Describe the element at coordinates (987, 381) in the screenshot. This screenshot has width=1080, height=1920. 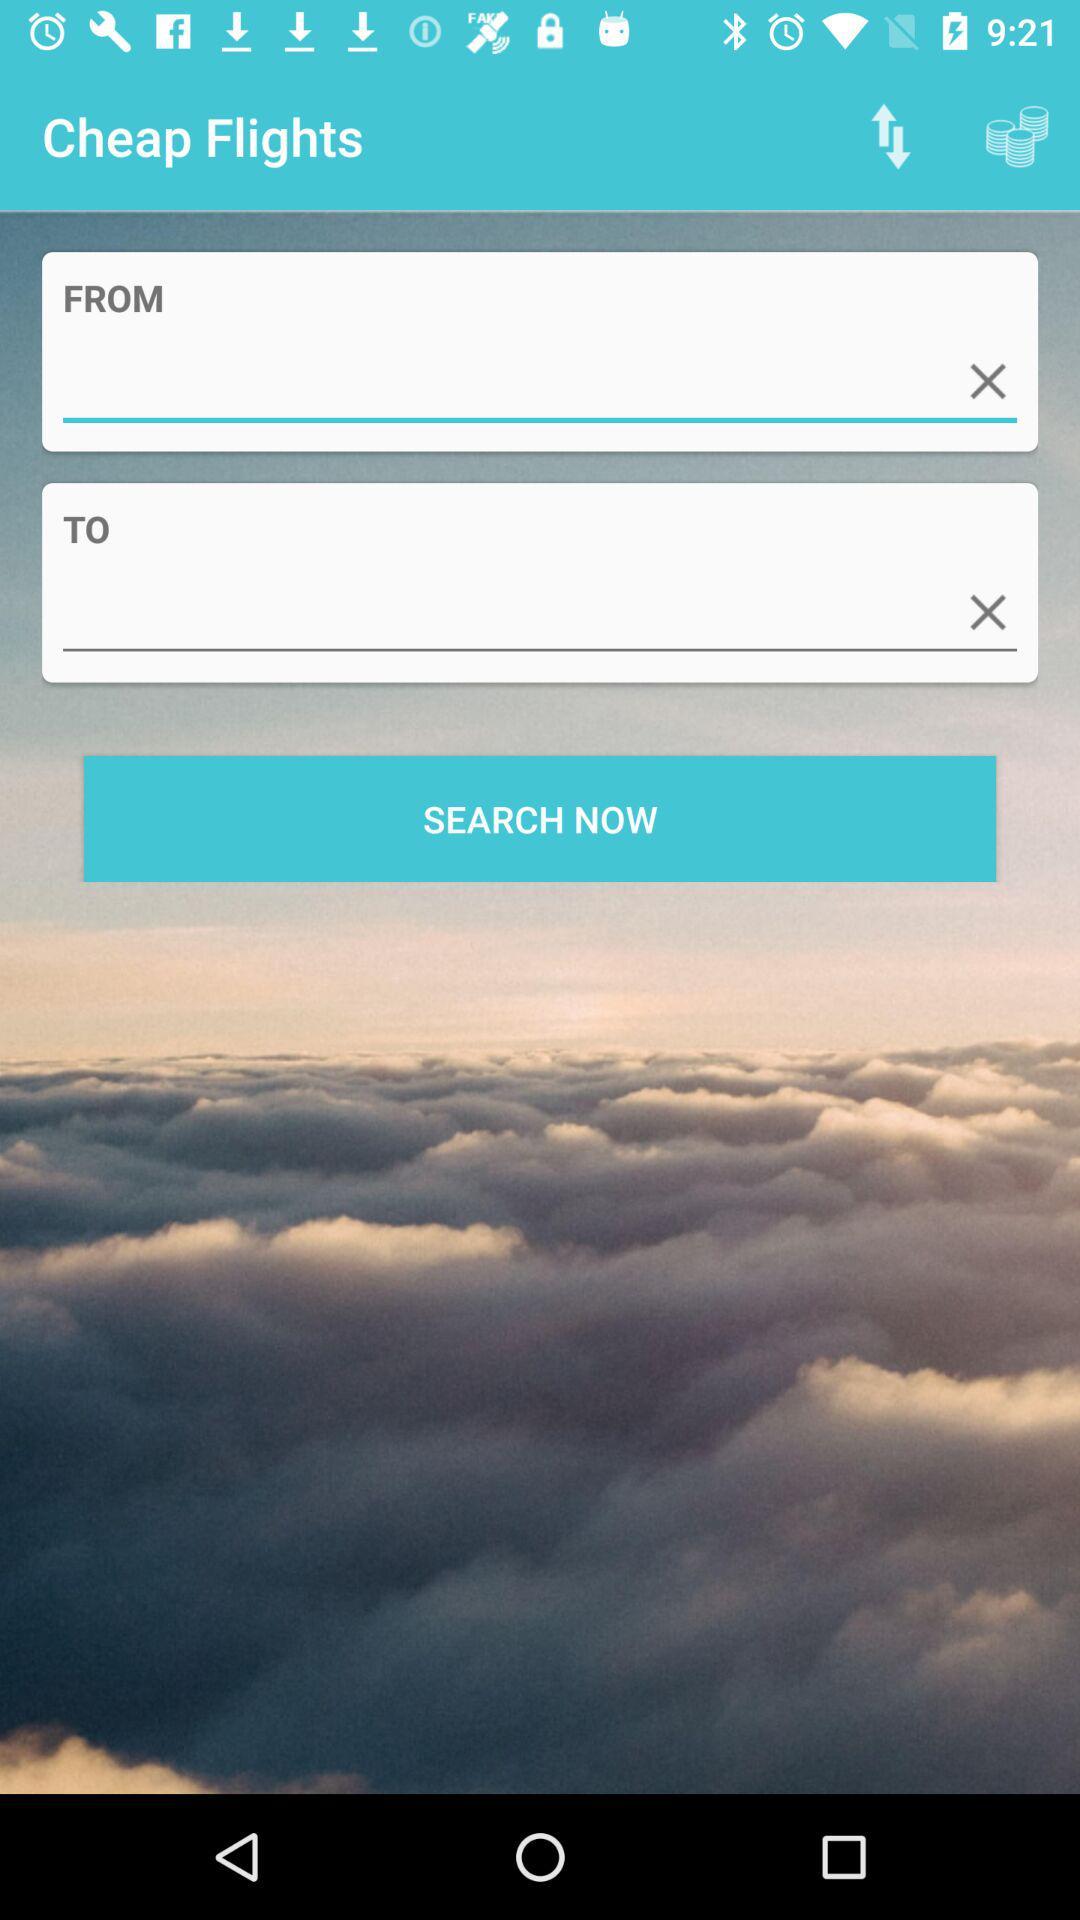
I see `out this box` at that location.